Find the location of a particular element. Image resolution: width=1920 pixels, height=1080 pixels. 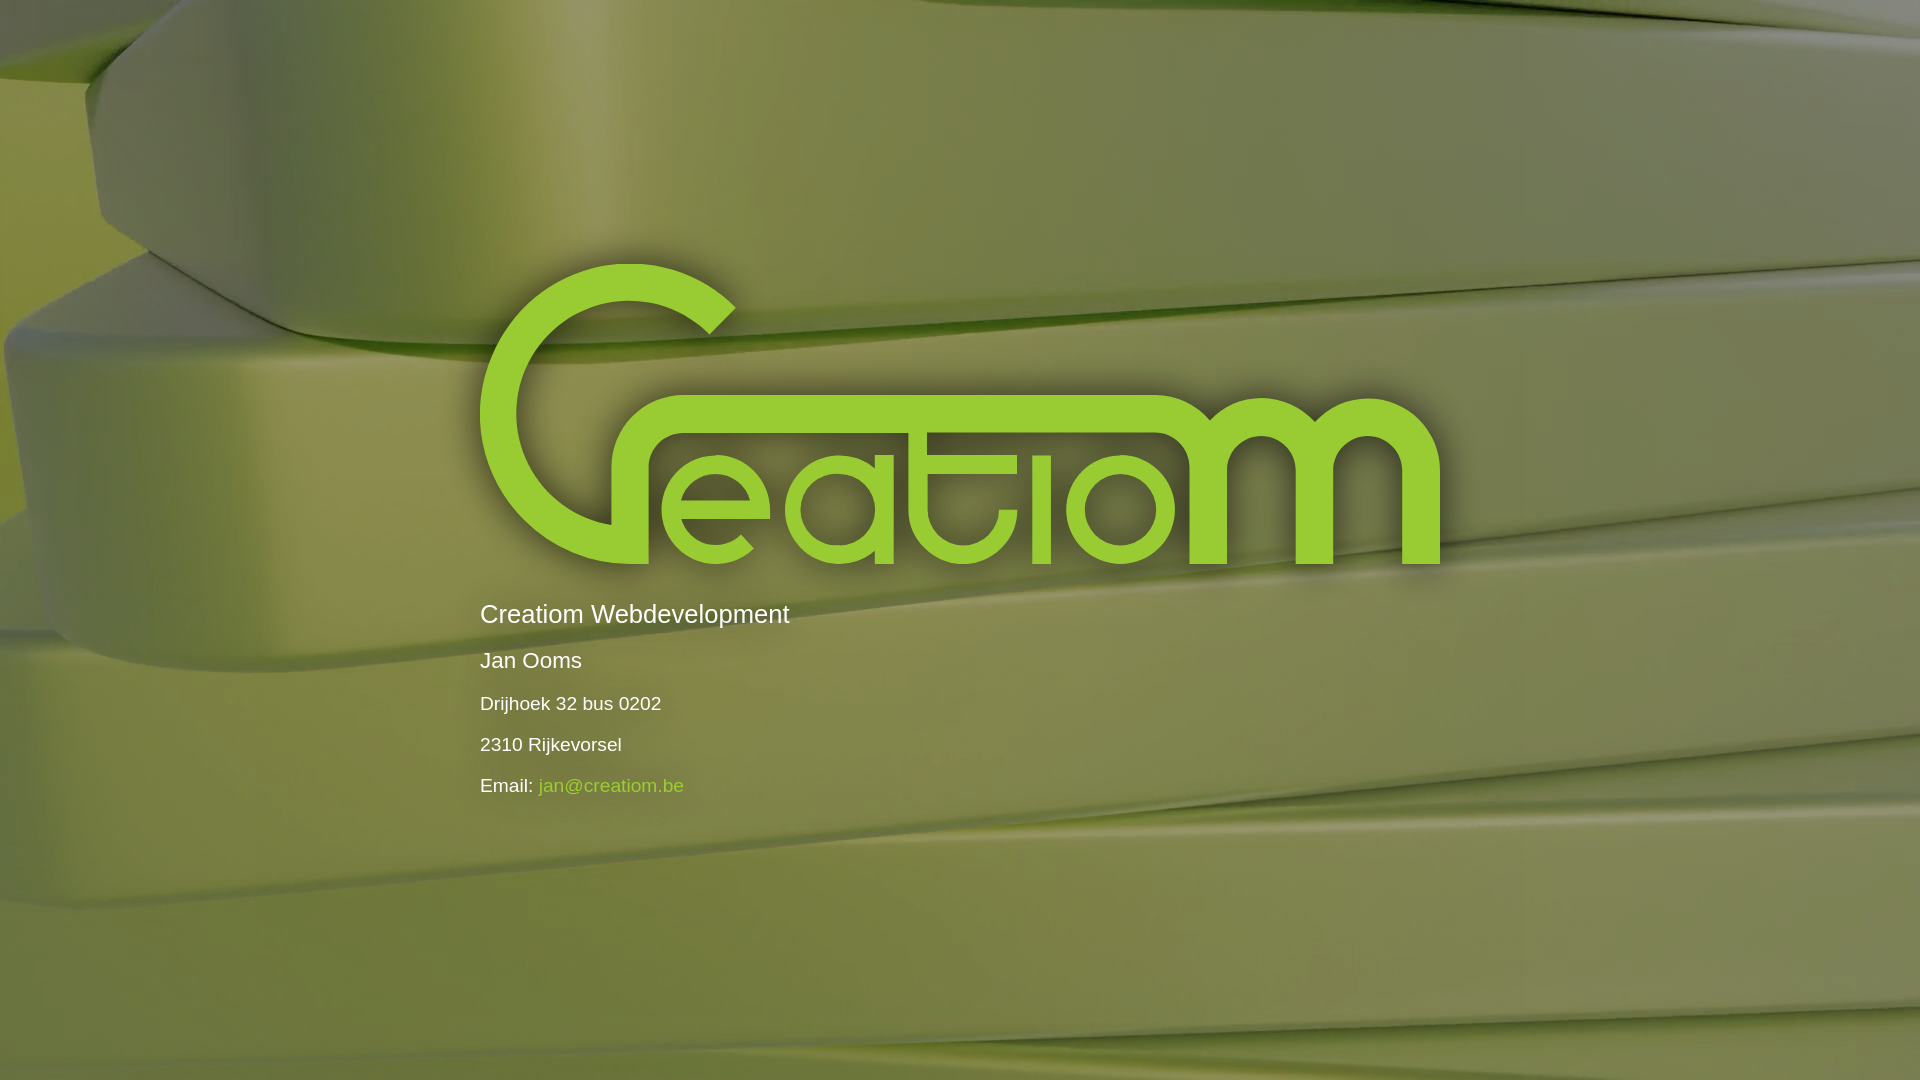

'jan@creatiom.be' is located at coordinates (538, 784).